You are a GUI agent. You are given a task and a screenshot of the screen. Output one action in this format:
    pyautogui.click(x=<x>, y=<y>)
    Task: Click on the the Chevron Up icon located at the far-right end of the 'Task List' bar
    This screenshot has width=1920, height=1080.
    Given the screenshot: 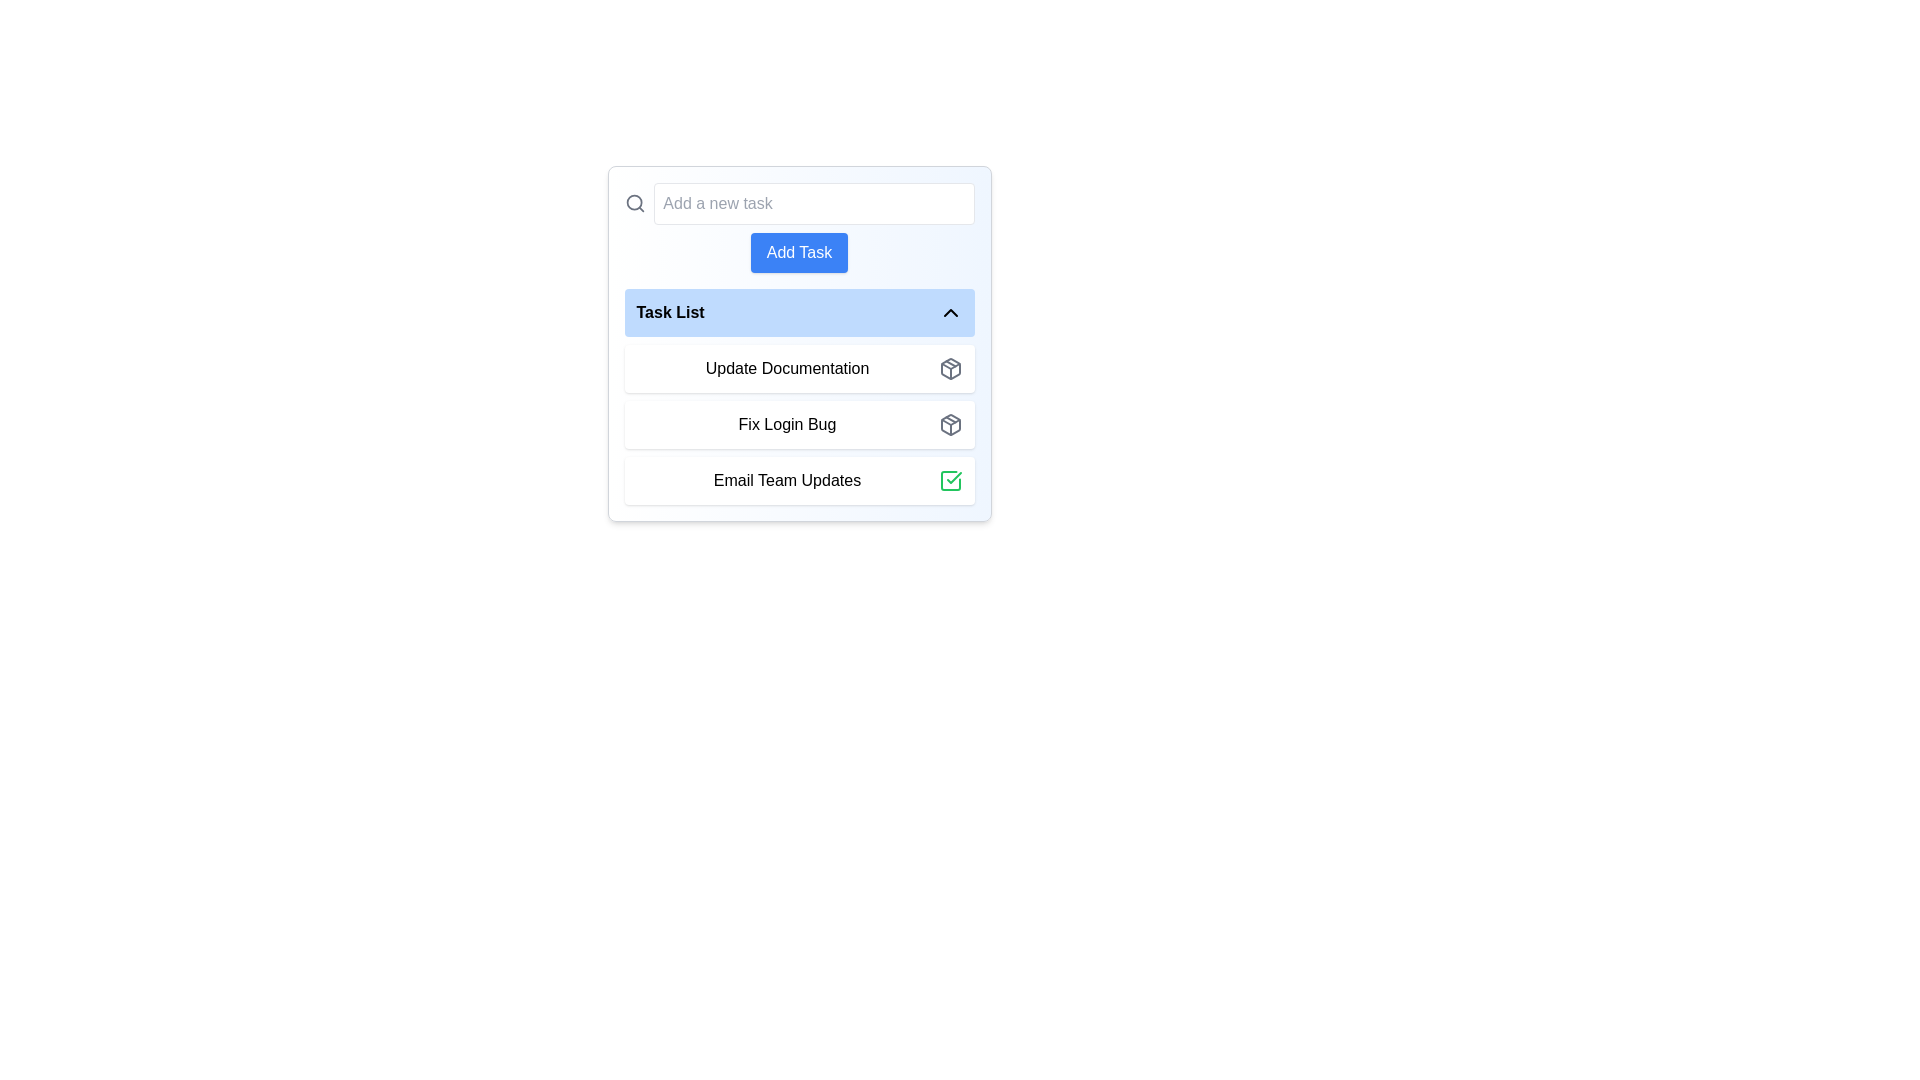 What is the action you would take?
    pyautogui.click(x=949, y=312)
    